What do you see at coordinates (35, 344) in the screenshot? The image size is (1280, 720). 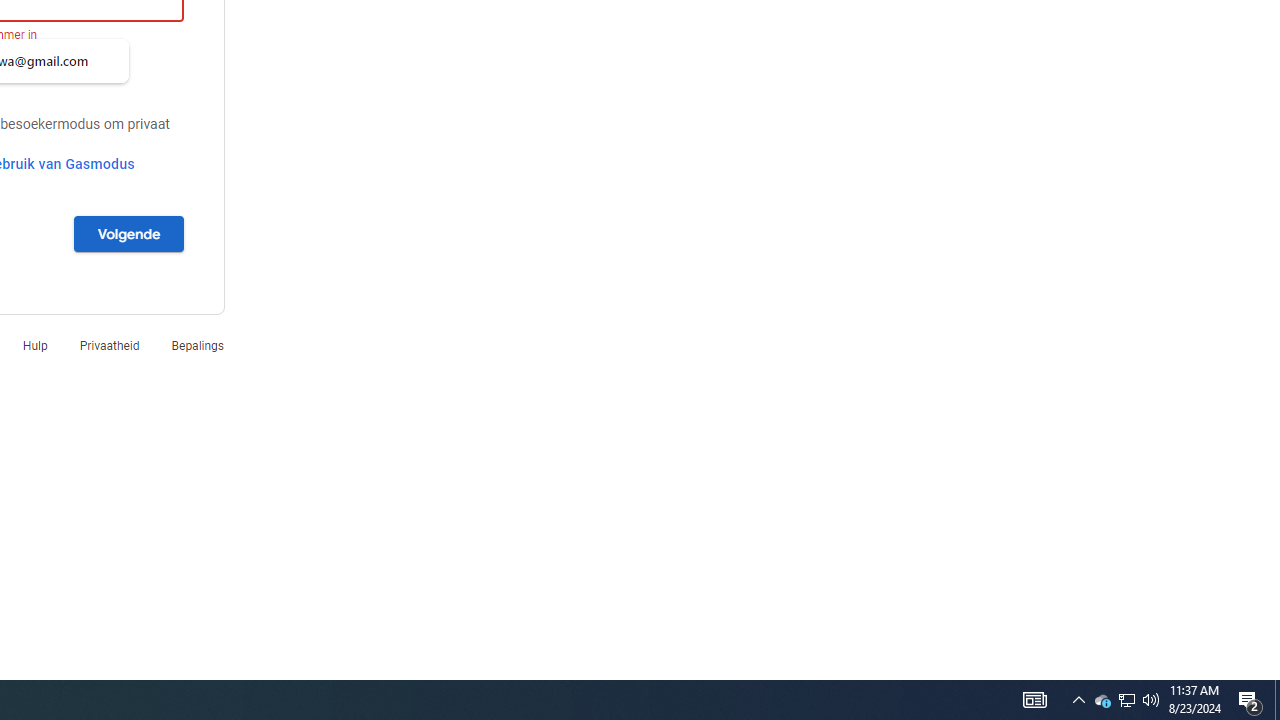 I see `'Hulp'` at bounding box center [35, 344].